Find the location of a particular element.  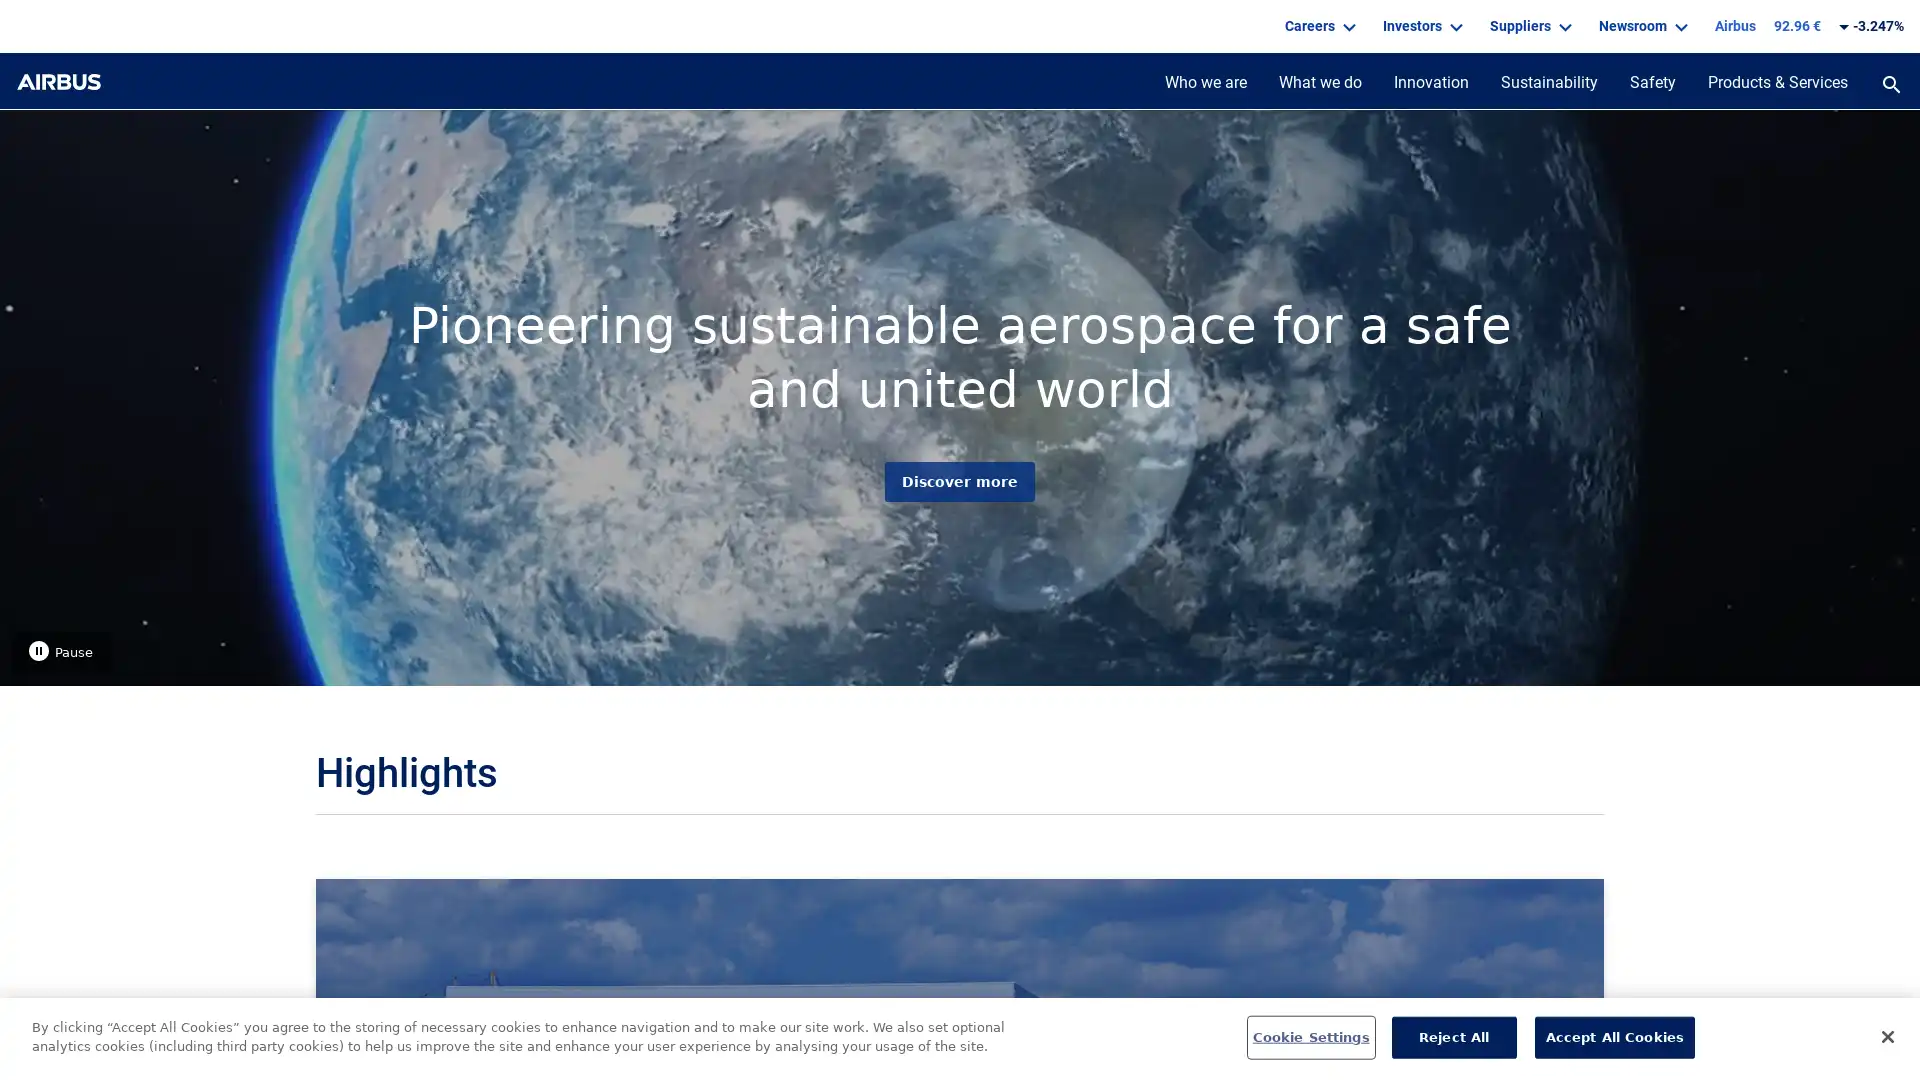

Suppliers is located at coordinates (1527, 26).